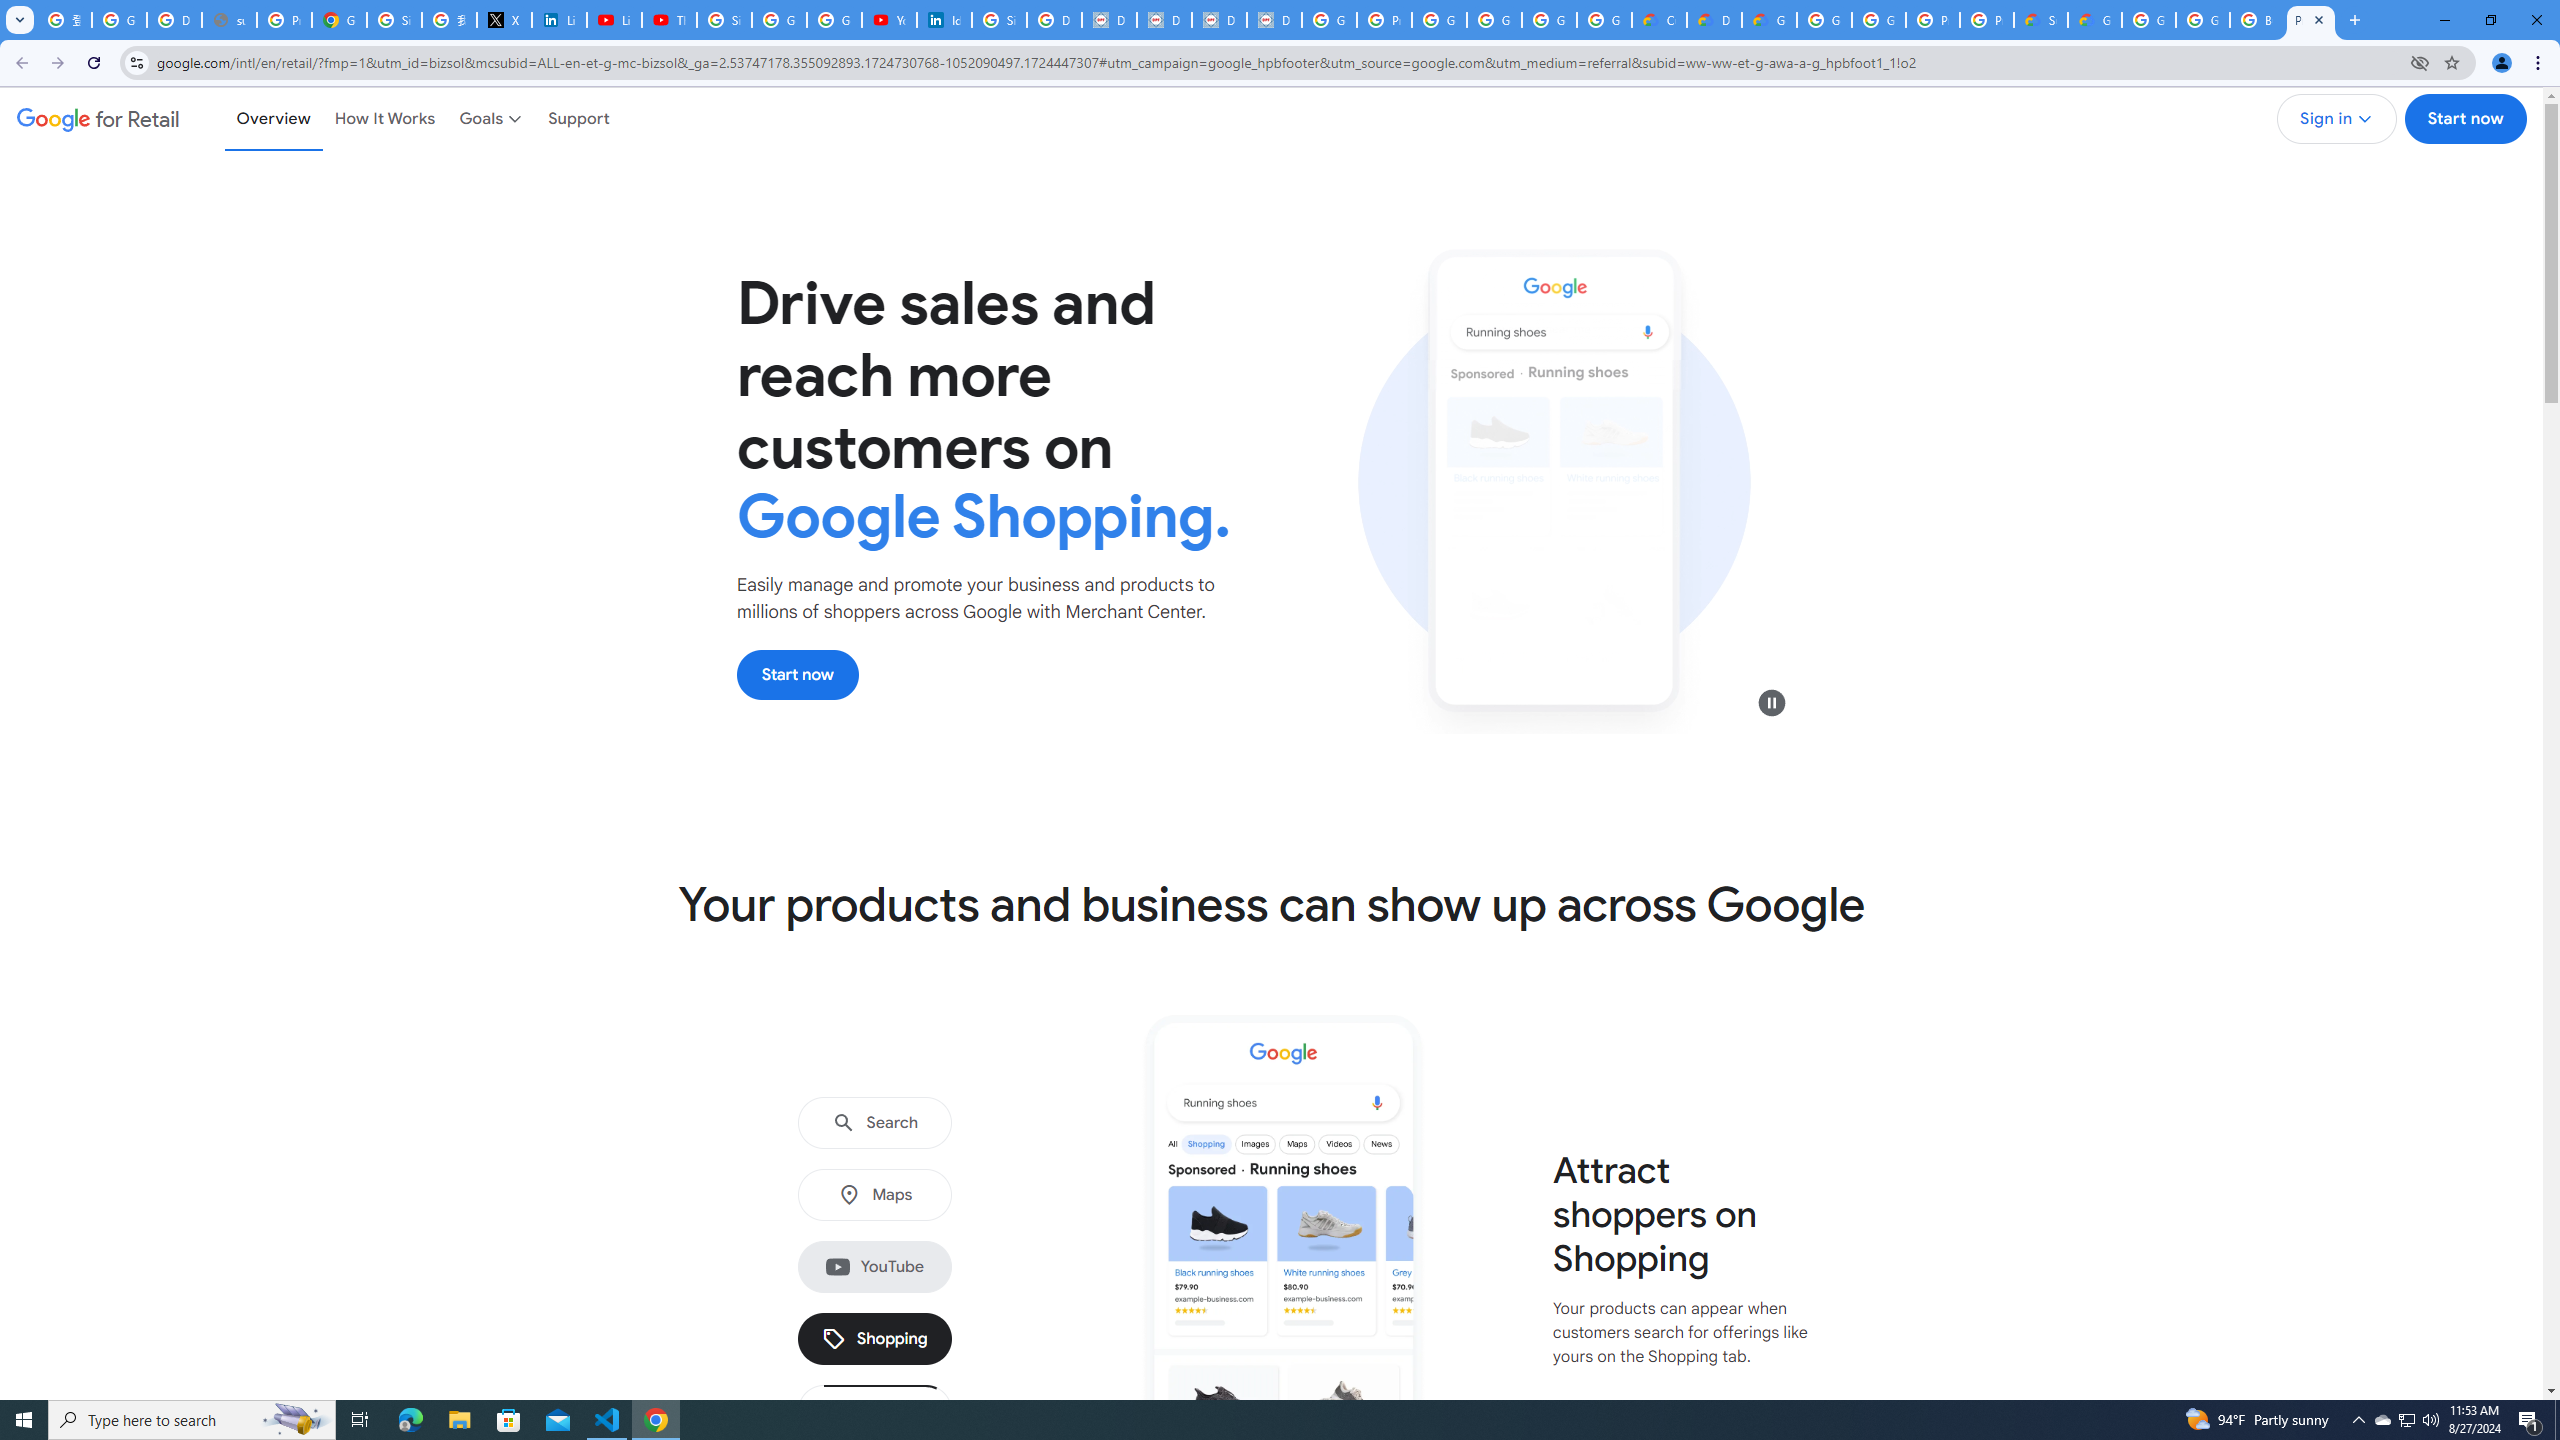  Describe the element at coordinates (1658, 19) in the screenshot. I see `'Customer Care | Google Cloud'` at that location.